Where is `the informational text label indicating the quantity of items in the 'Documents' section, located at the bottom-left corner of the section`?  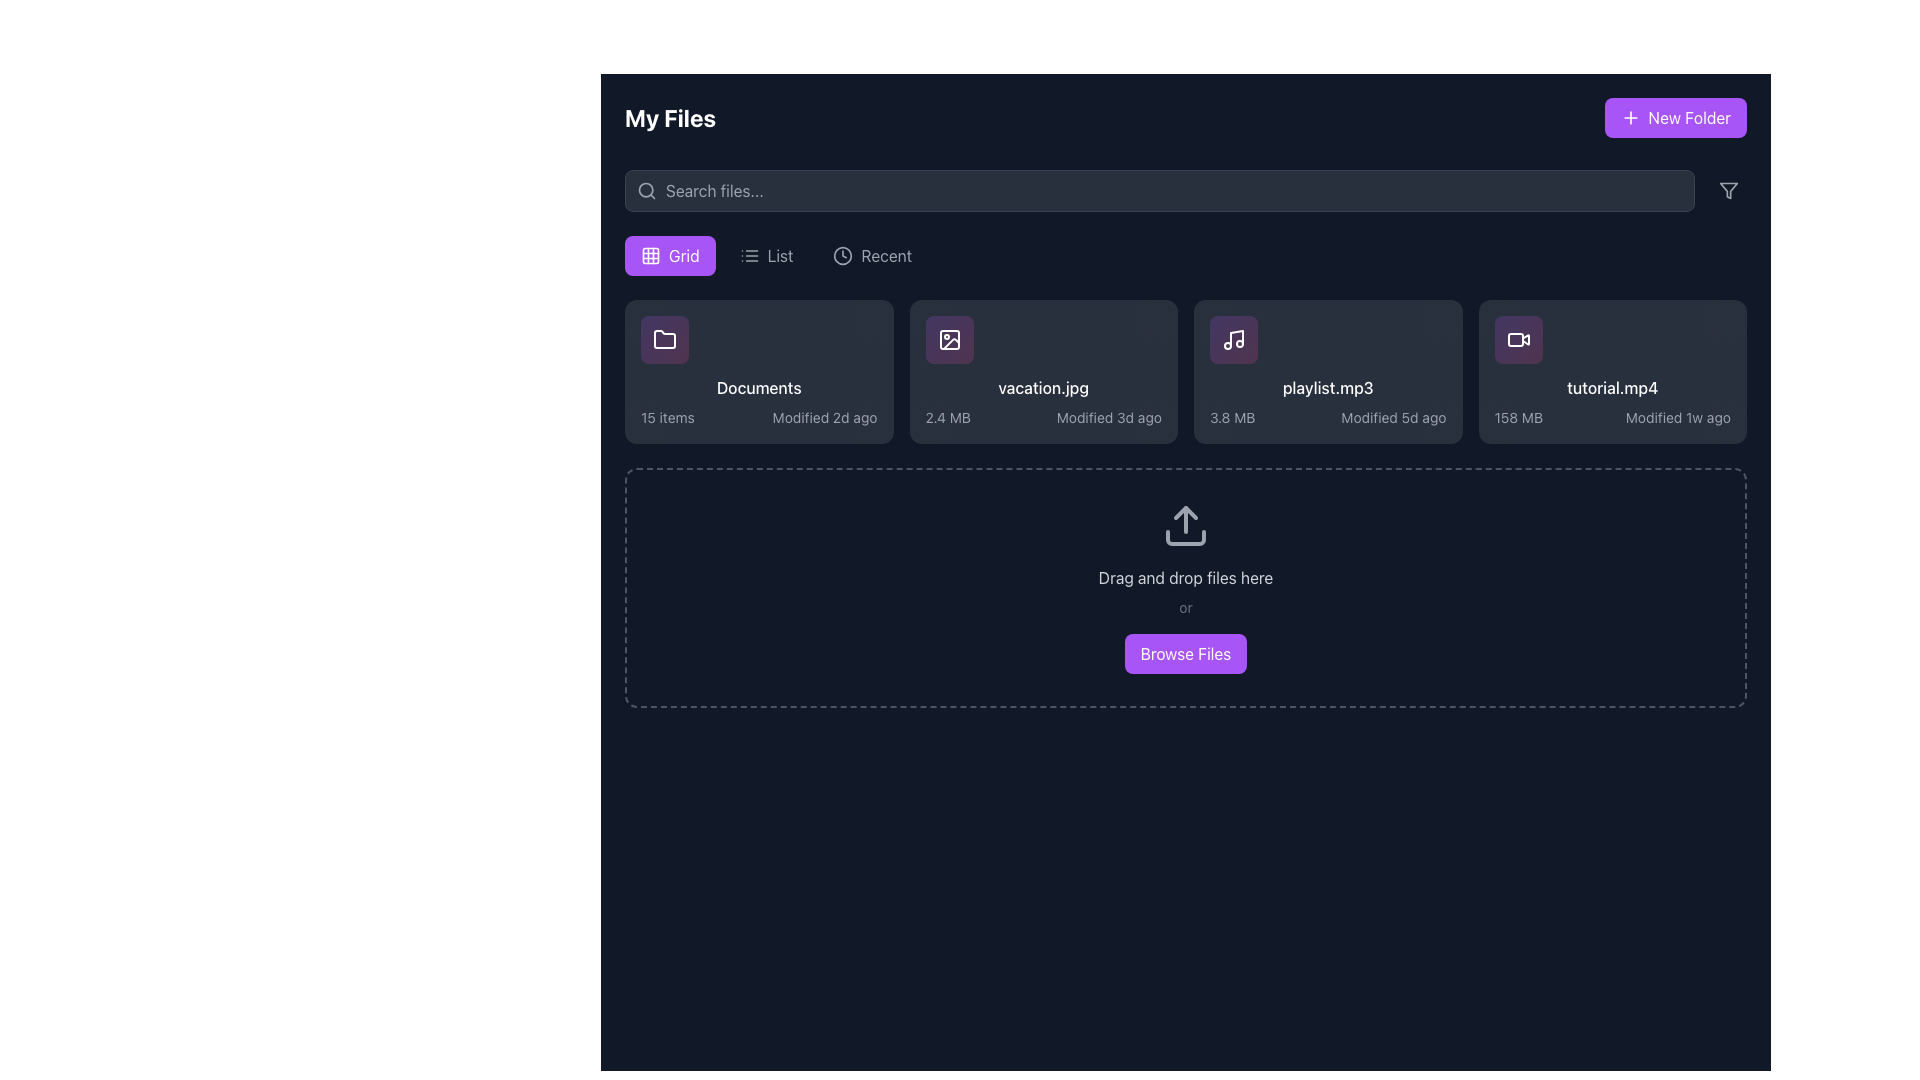
the informational text label indicating the quantity of items in the 'Documents' section, located at the bottom-left corner of the section is located at coordinates (667, 416).